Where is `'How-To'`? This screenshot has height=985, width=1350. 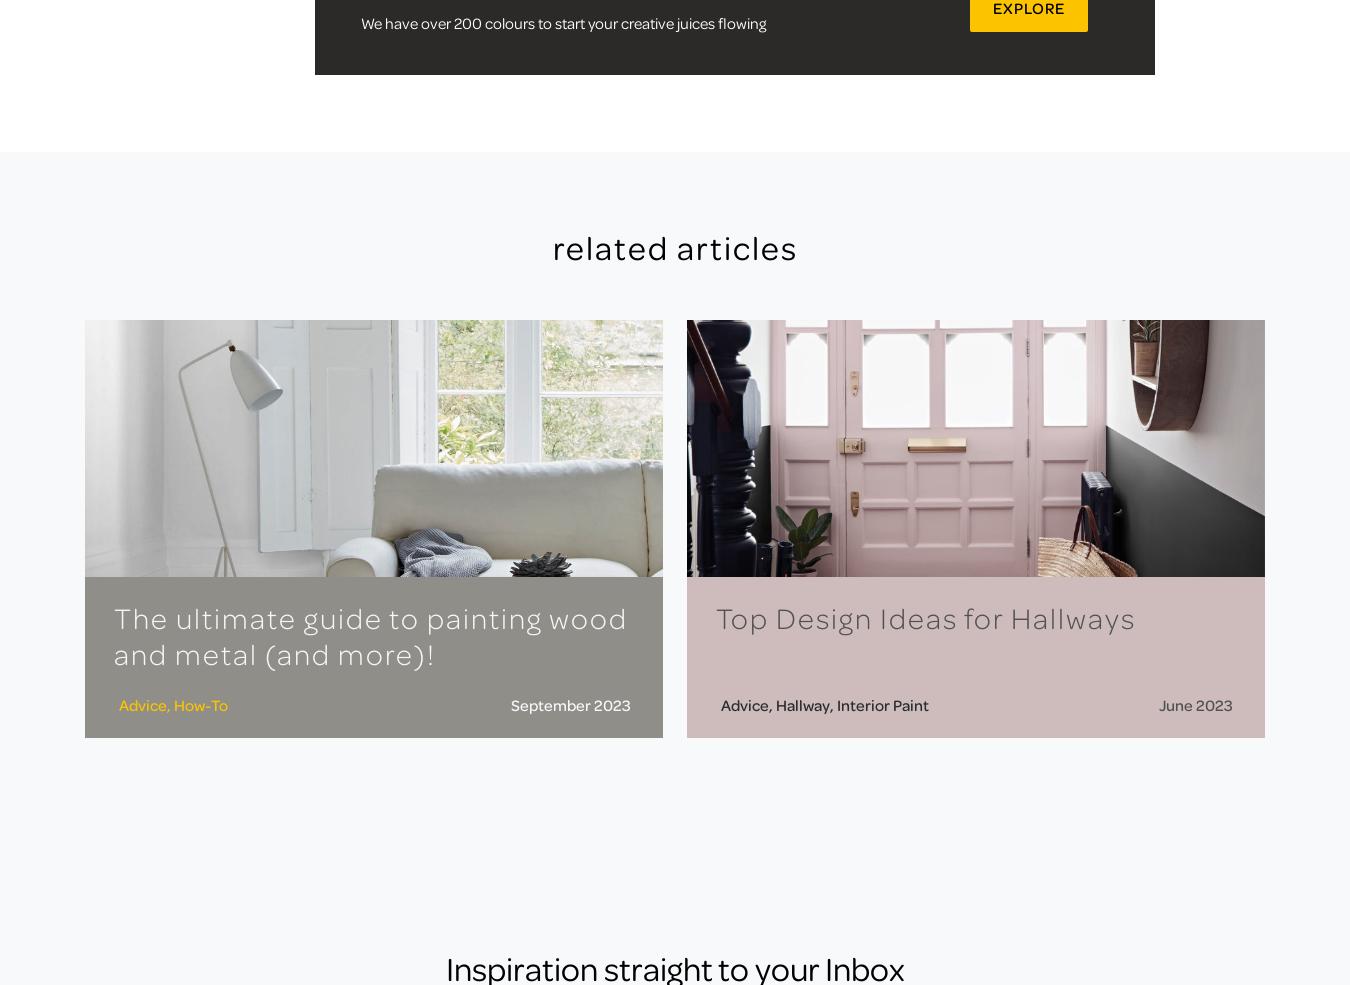
'How-To' is located at coordinates (199, 703).